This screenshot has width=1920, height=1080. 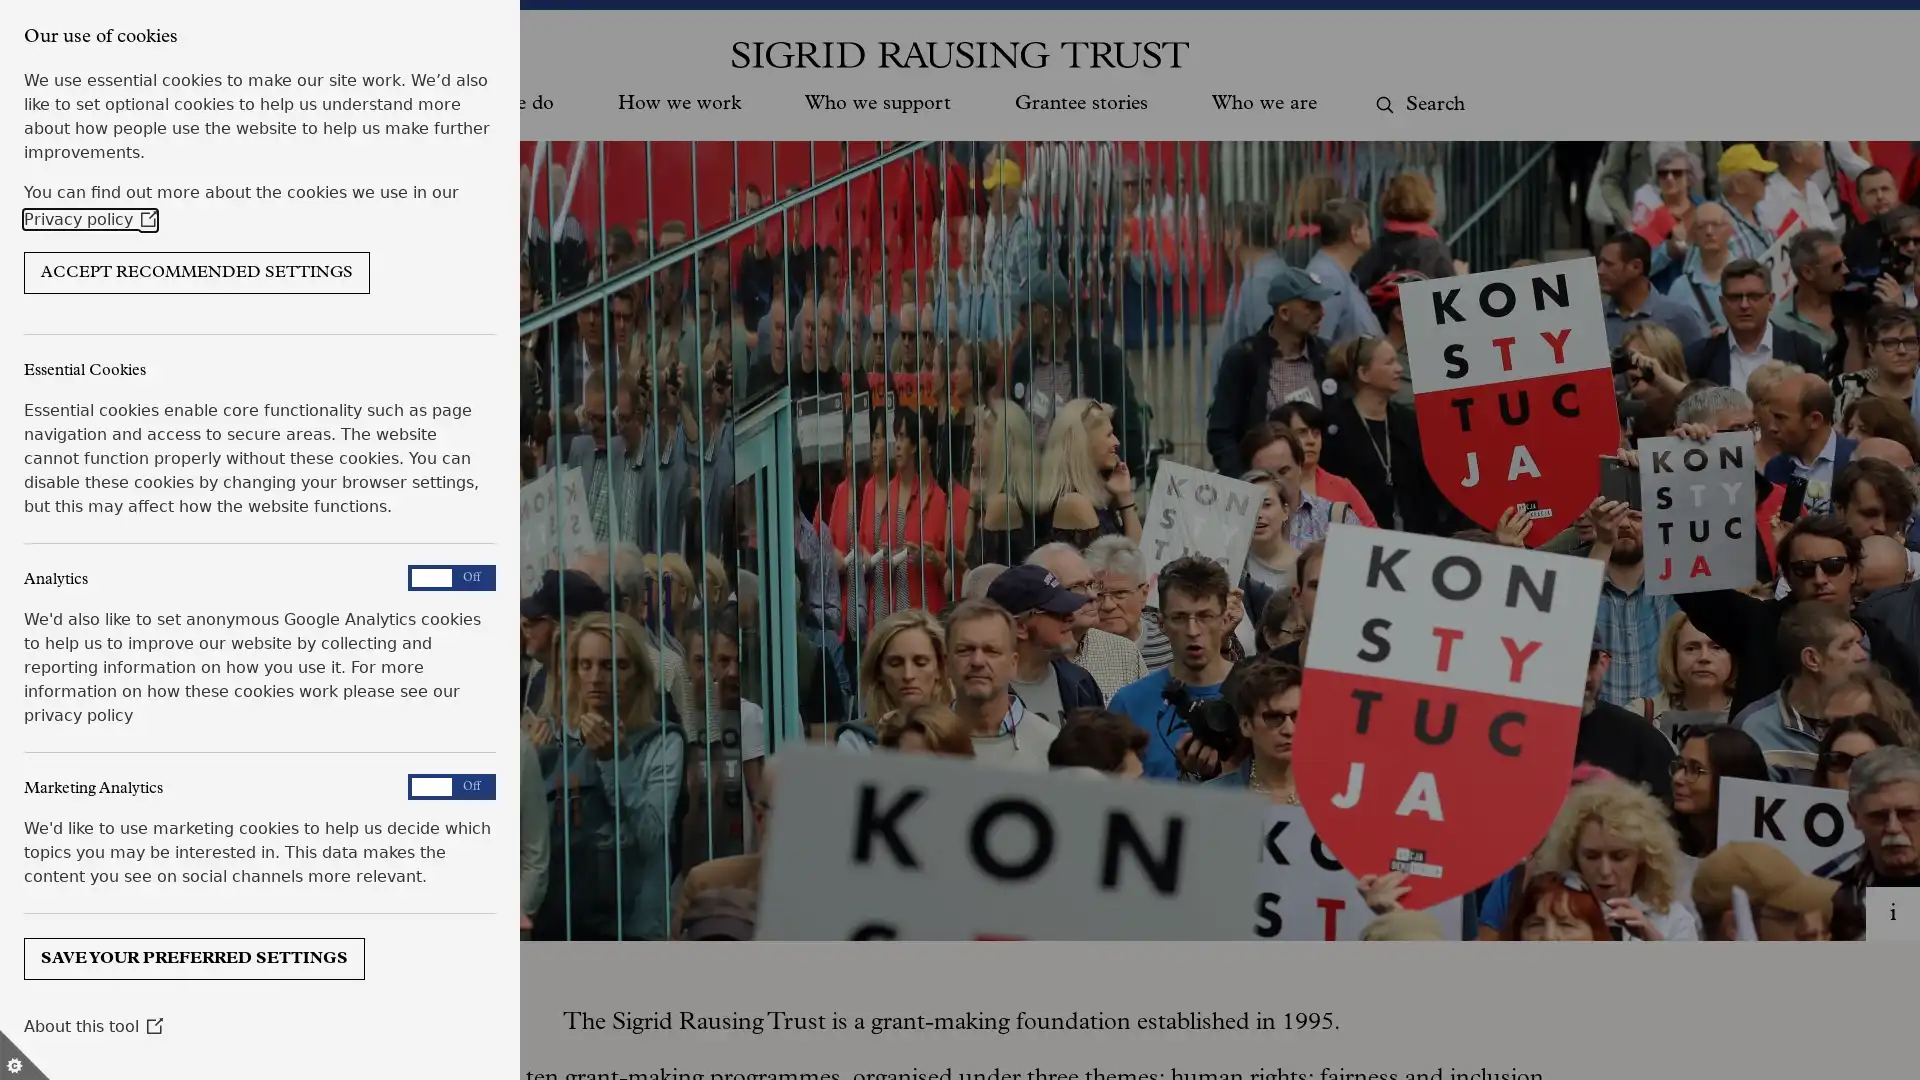 I want to click on ACCEPT RECOMMENDED SETTINGS, so click(x=196, y=272).